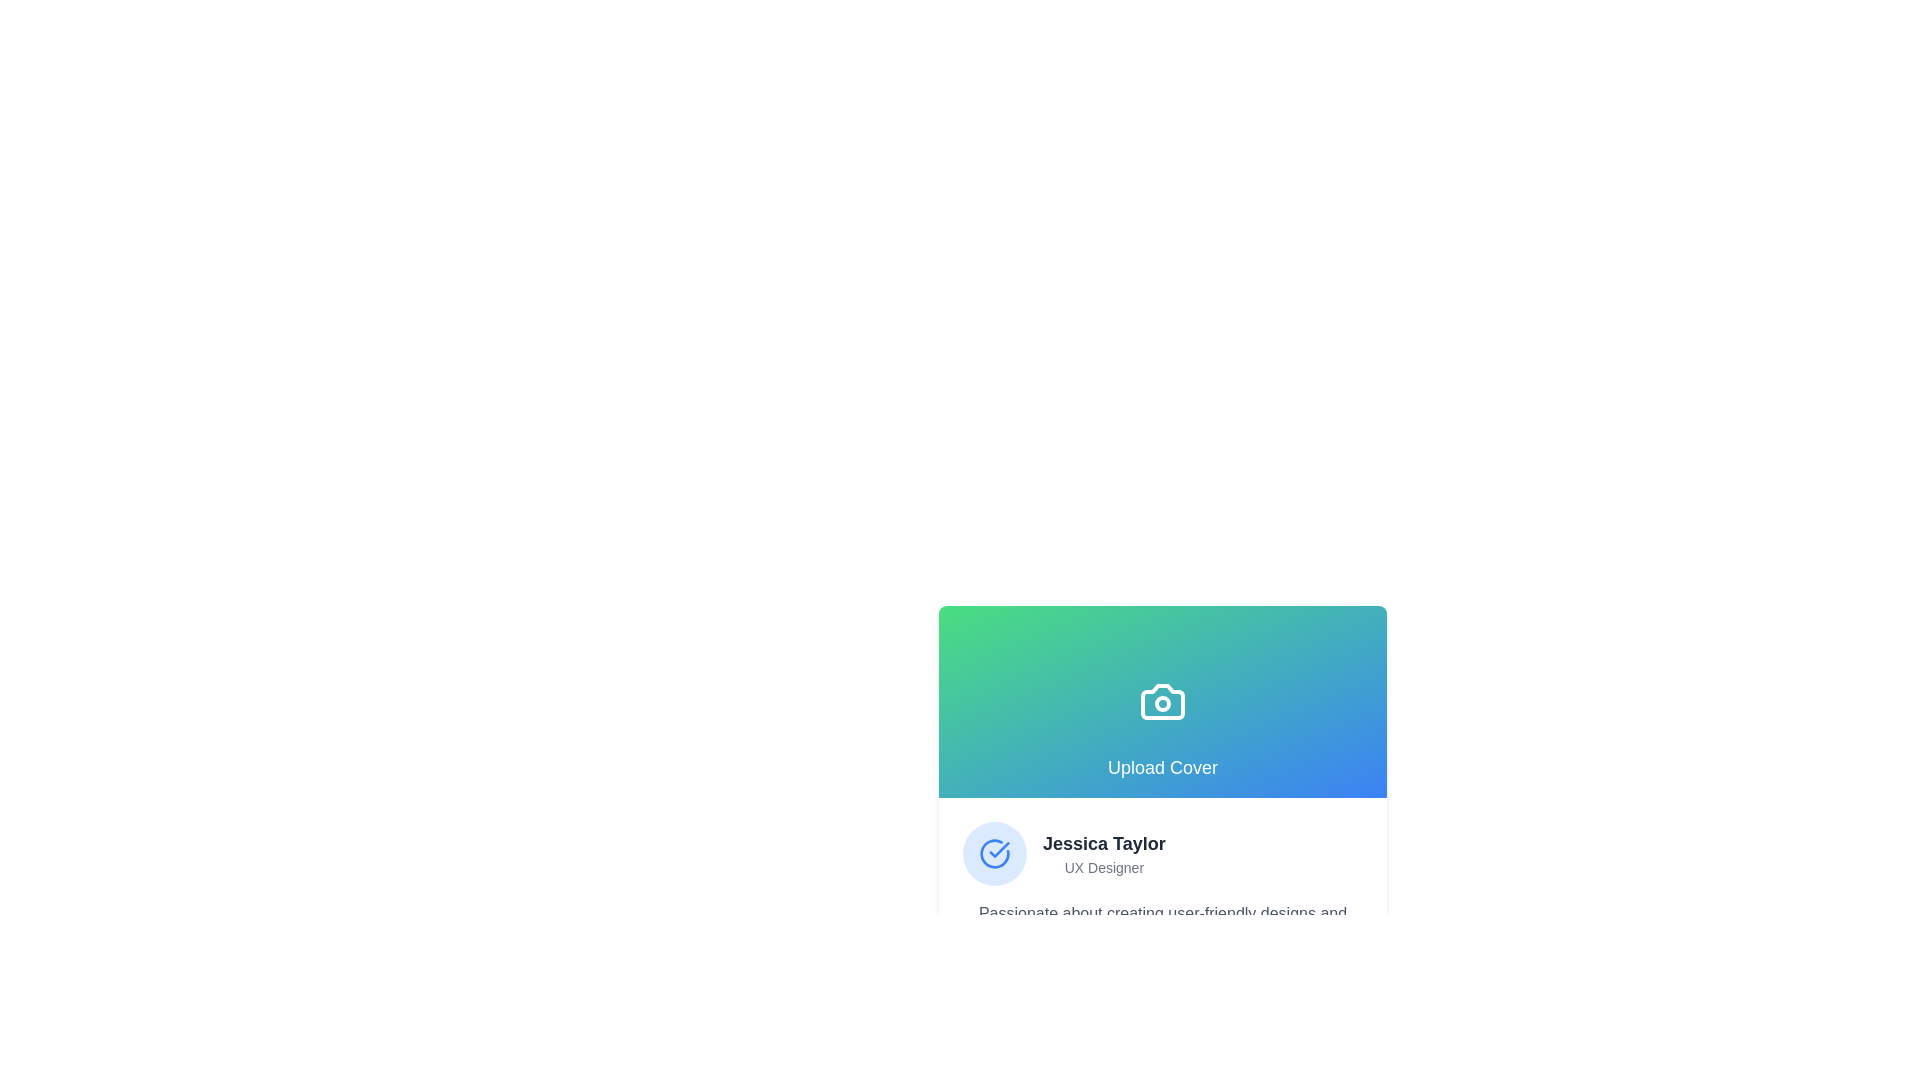  I want to click on the text label located at the bottom-center of the gradient-colored header section, just below the camera icon, so click(1162, 766).